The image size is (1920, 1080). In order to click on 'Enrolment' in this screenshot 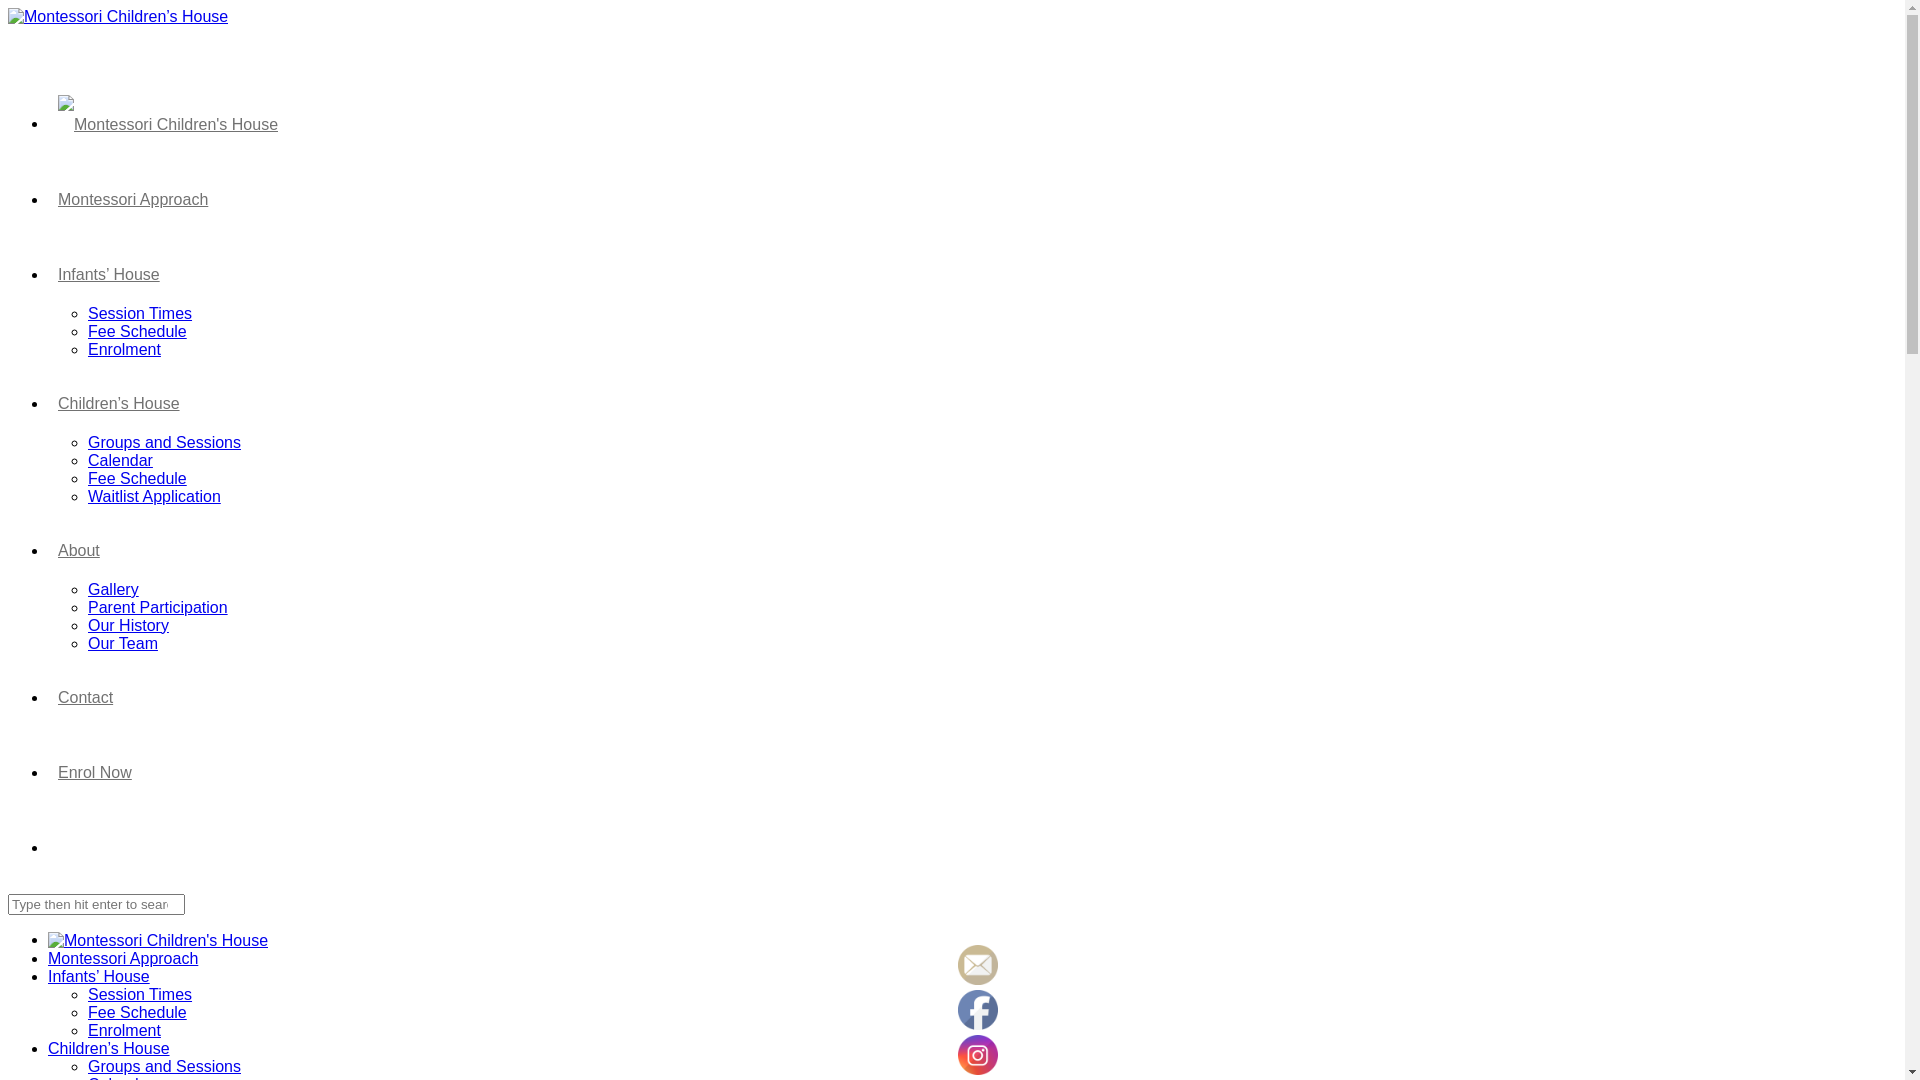, I will do `click(123, 1030)`.